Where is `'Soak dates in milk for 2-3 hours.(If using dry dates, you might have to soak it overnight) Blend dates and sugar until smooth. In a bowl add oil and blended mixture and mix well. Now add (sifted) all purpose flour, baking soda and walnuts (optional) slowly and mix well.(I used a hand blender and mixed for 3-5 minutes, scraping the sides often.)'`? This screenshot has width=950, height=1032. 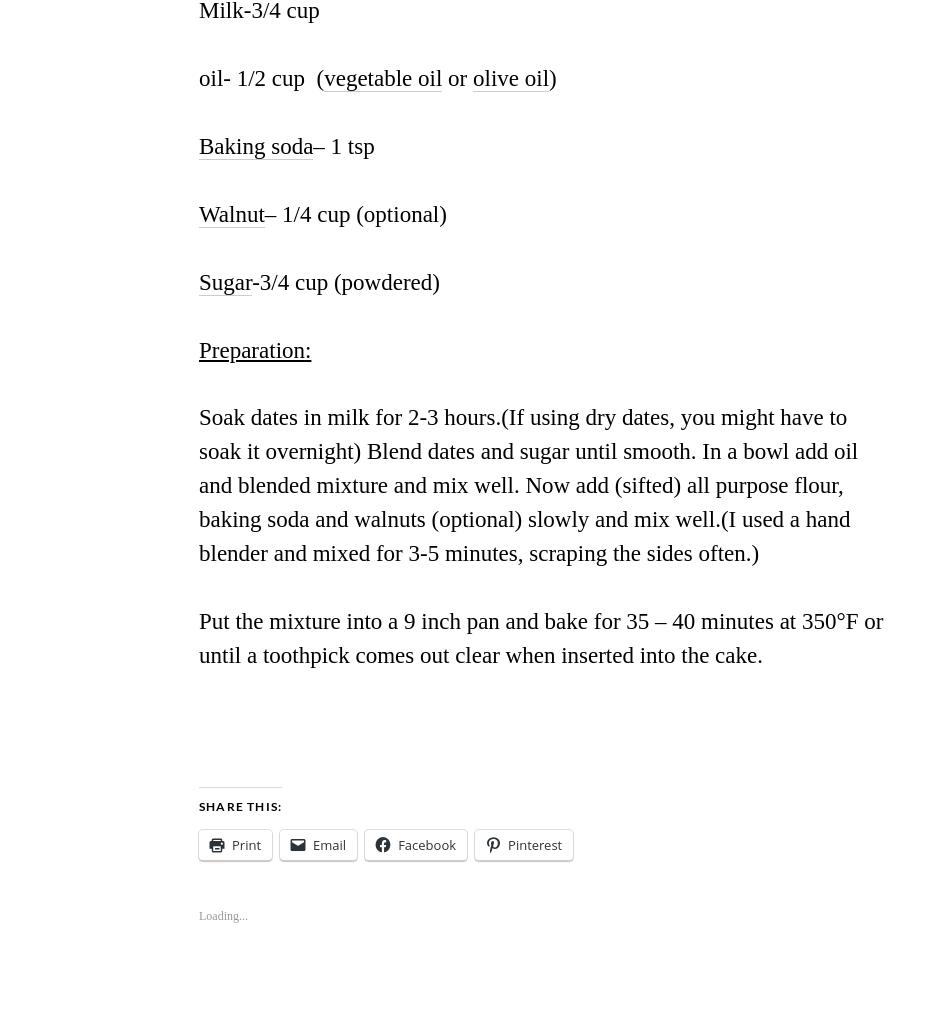 'Soak dates in milk for 2-3 hours.(If using dry dates, you might have to soak it overnight) Blend dates and sugar until smooth. In a bowl add oil and blended mixture and mix well. Now add (sifted) all purpose flour, baking soda and walnuts (optional) slowly and mix well.(I used a hand blender and mixed for 3-5 minutes, scraping the sides often.)' is located at coordinates (528, 484).